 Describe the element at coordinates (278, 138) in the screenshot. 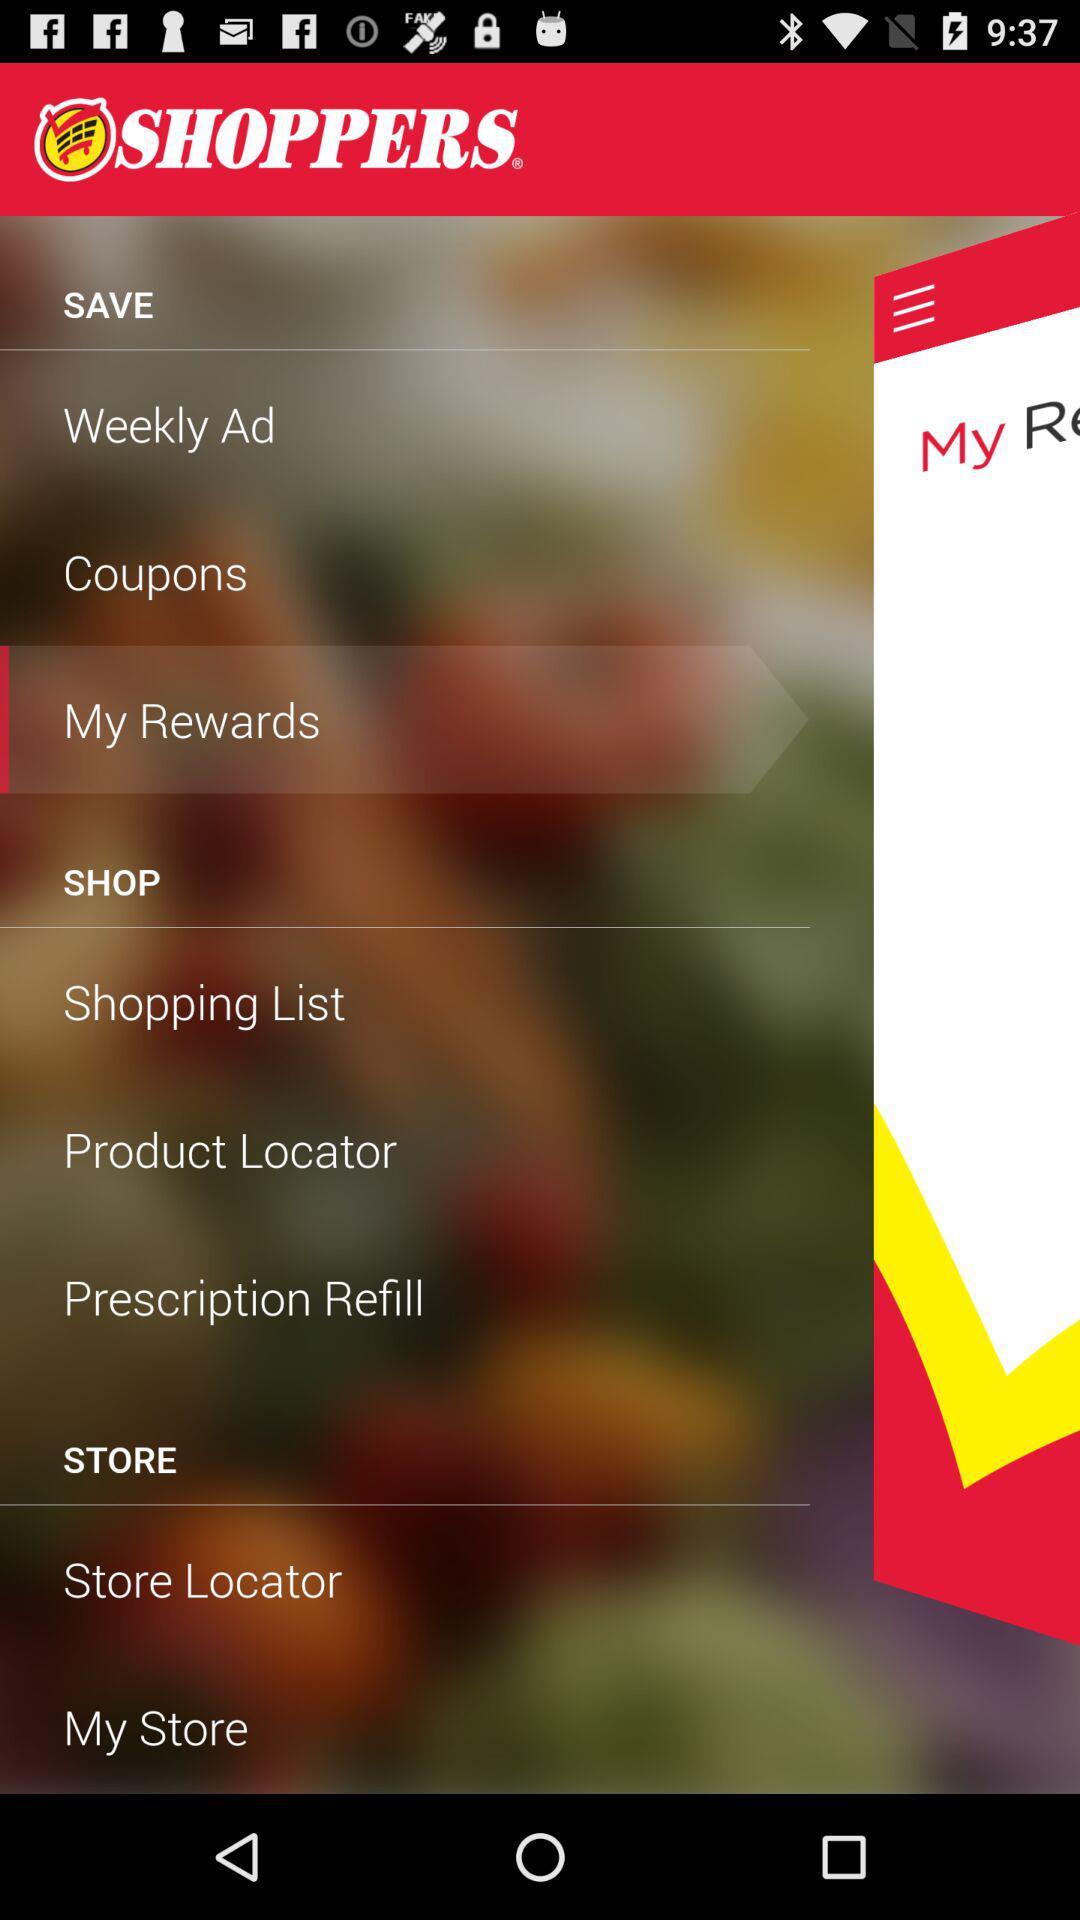

I see `logo` at that location.